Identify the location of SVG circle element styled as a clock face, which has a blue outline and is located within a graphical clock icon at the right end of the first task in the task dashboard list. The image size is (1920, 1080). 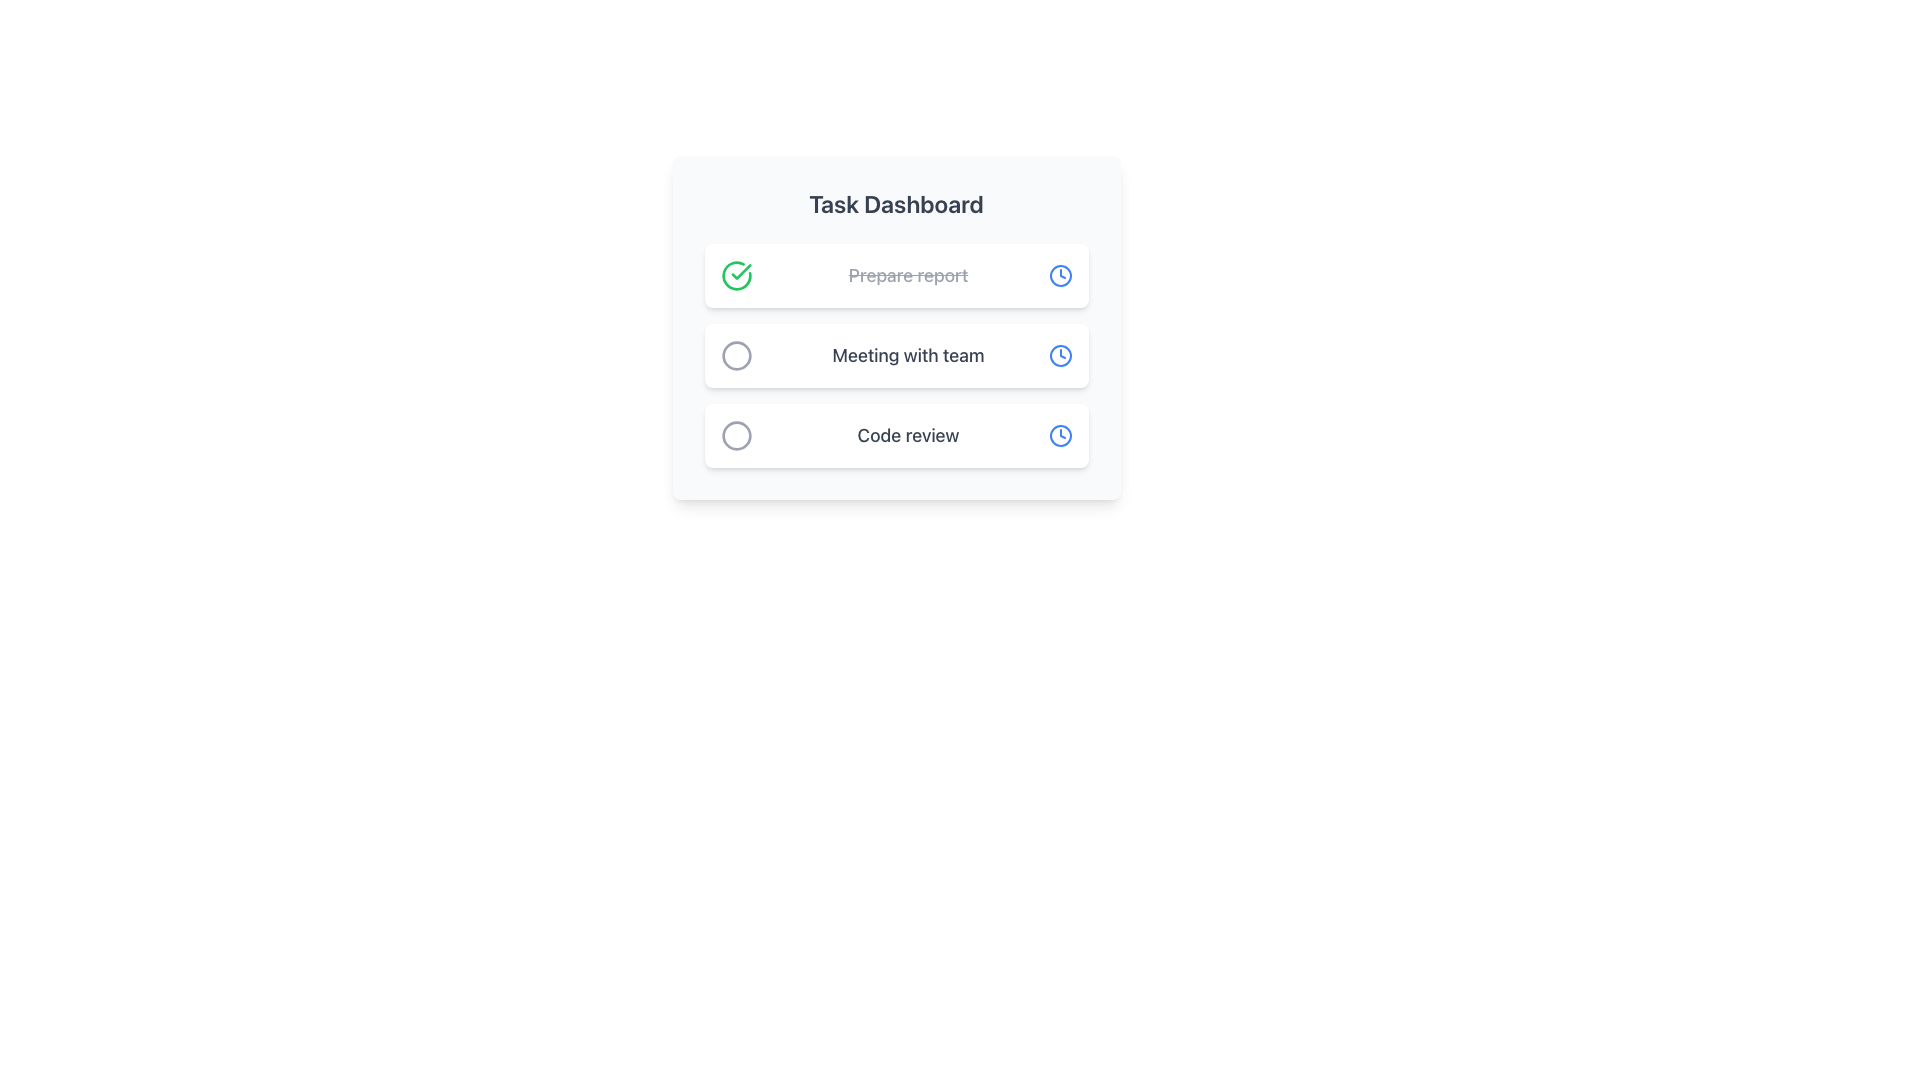
(1059, 276).